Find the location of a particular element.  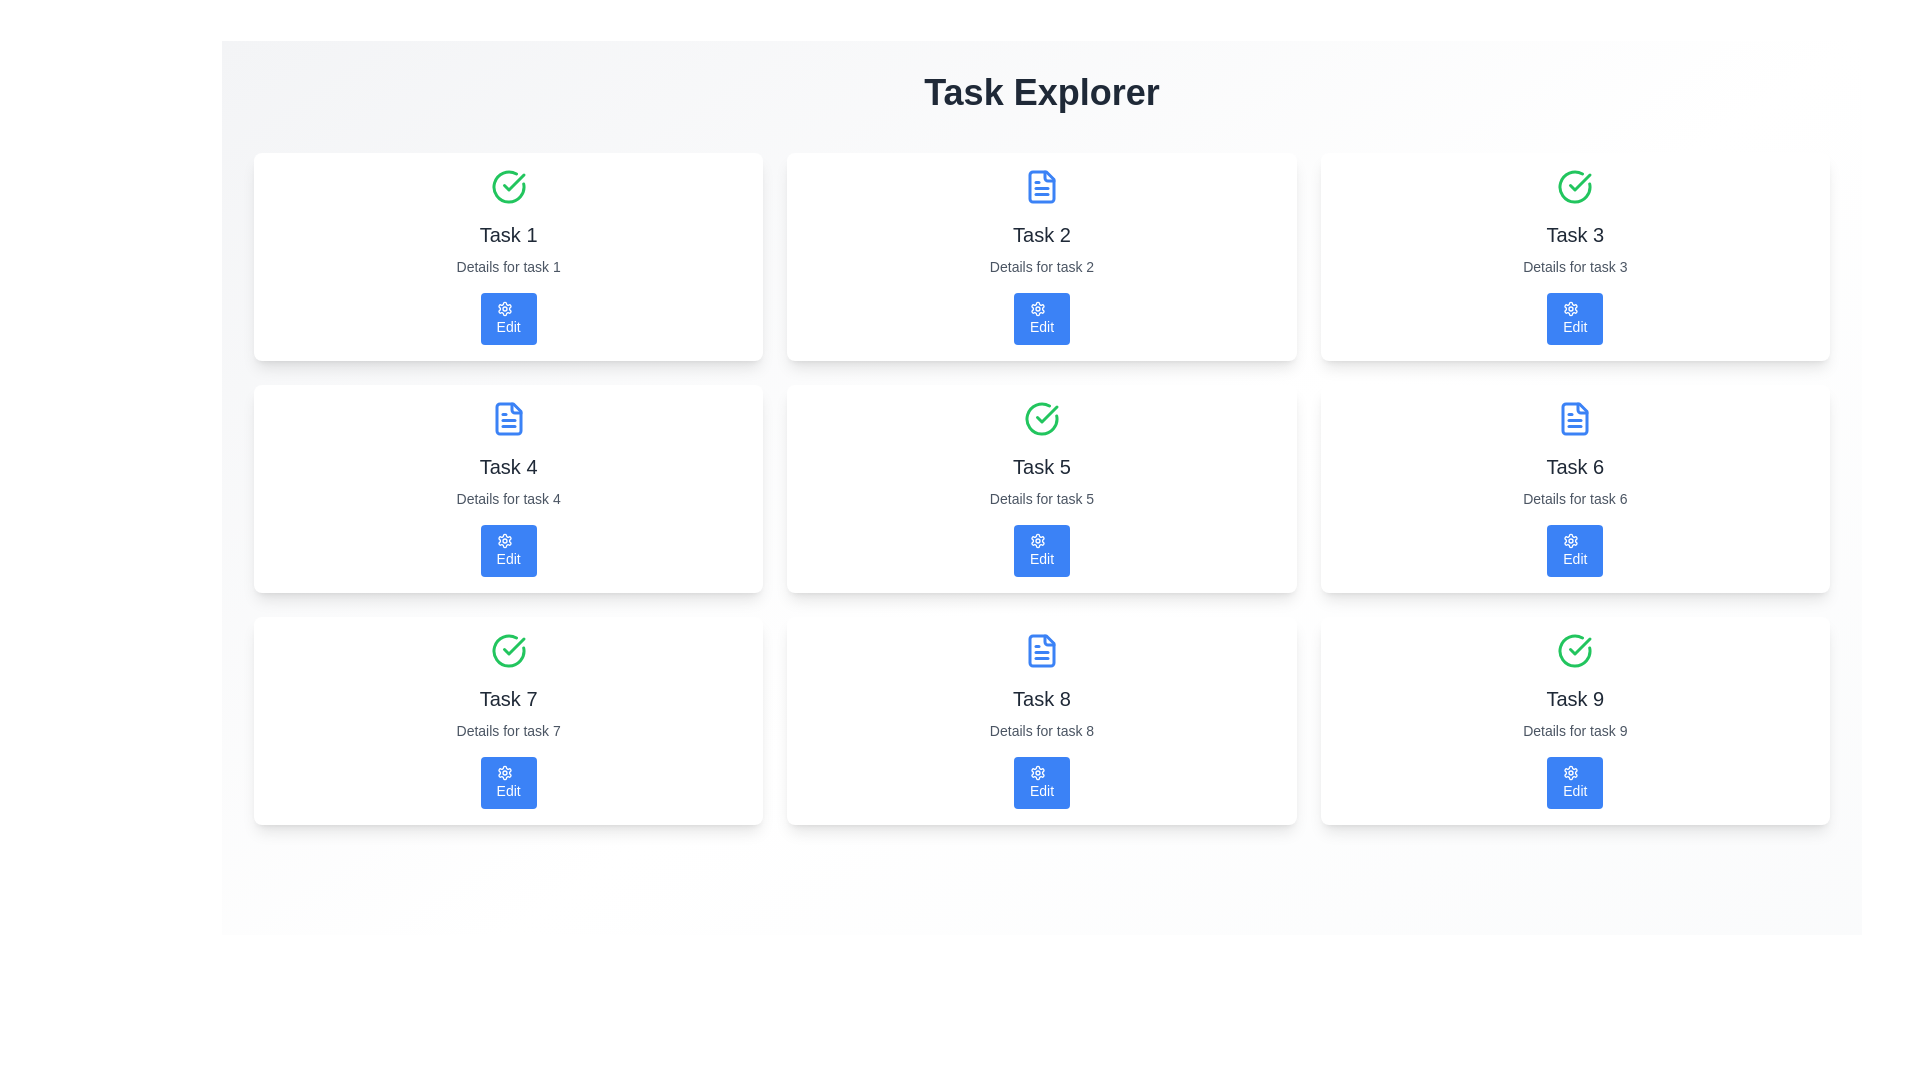

the green circular check mark icon, which indicates a completed state, located within the 'Task 9' card at the bottom-right corner of the grid layout is located at coordinates (1579, 646).